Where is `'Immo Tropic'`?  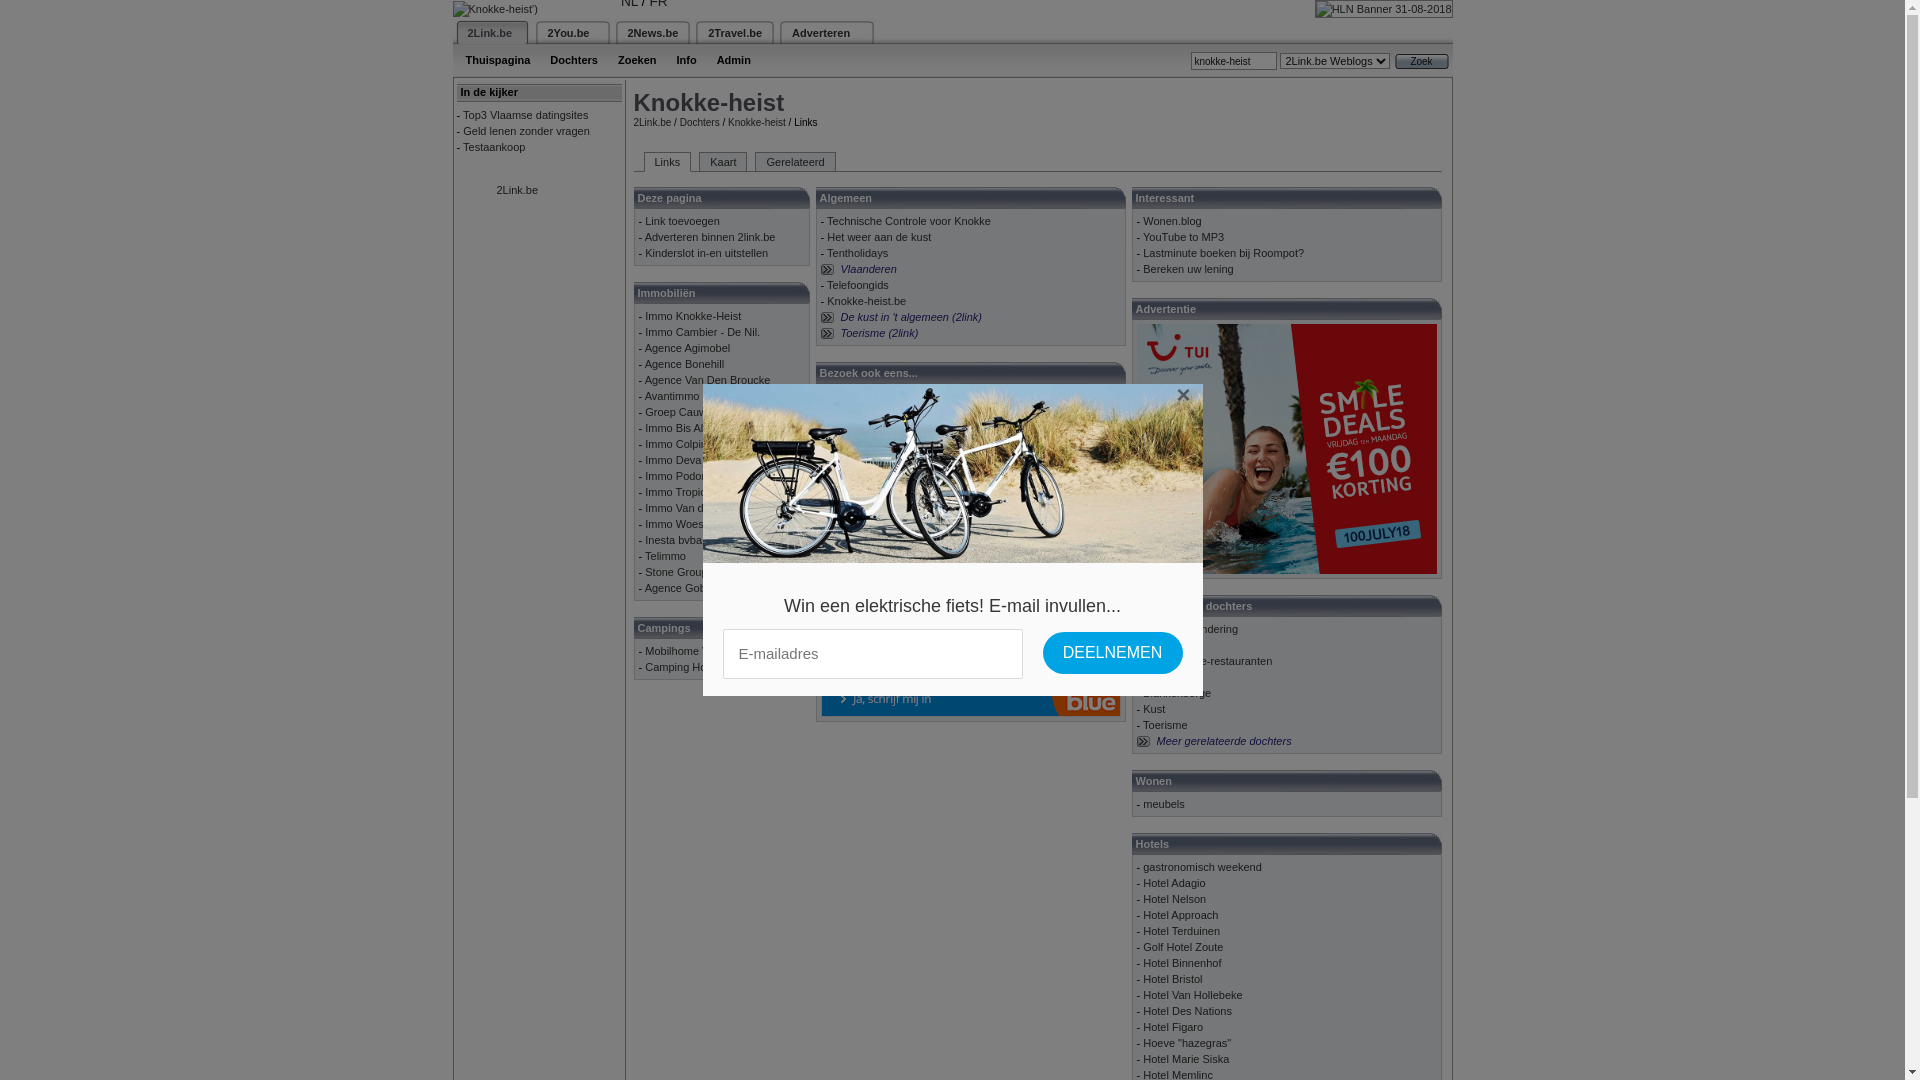 'Immo Tropic' is located at coordinates (675, 492).